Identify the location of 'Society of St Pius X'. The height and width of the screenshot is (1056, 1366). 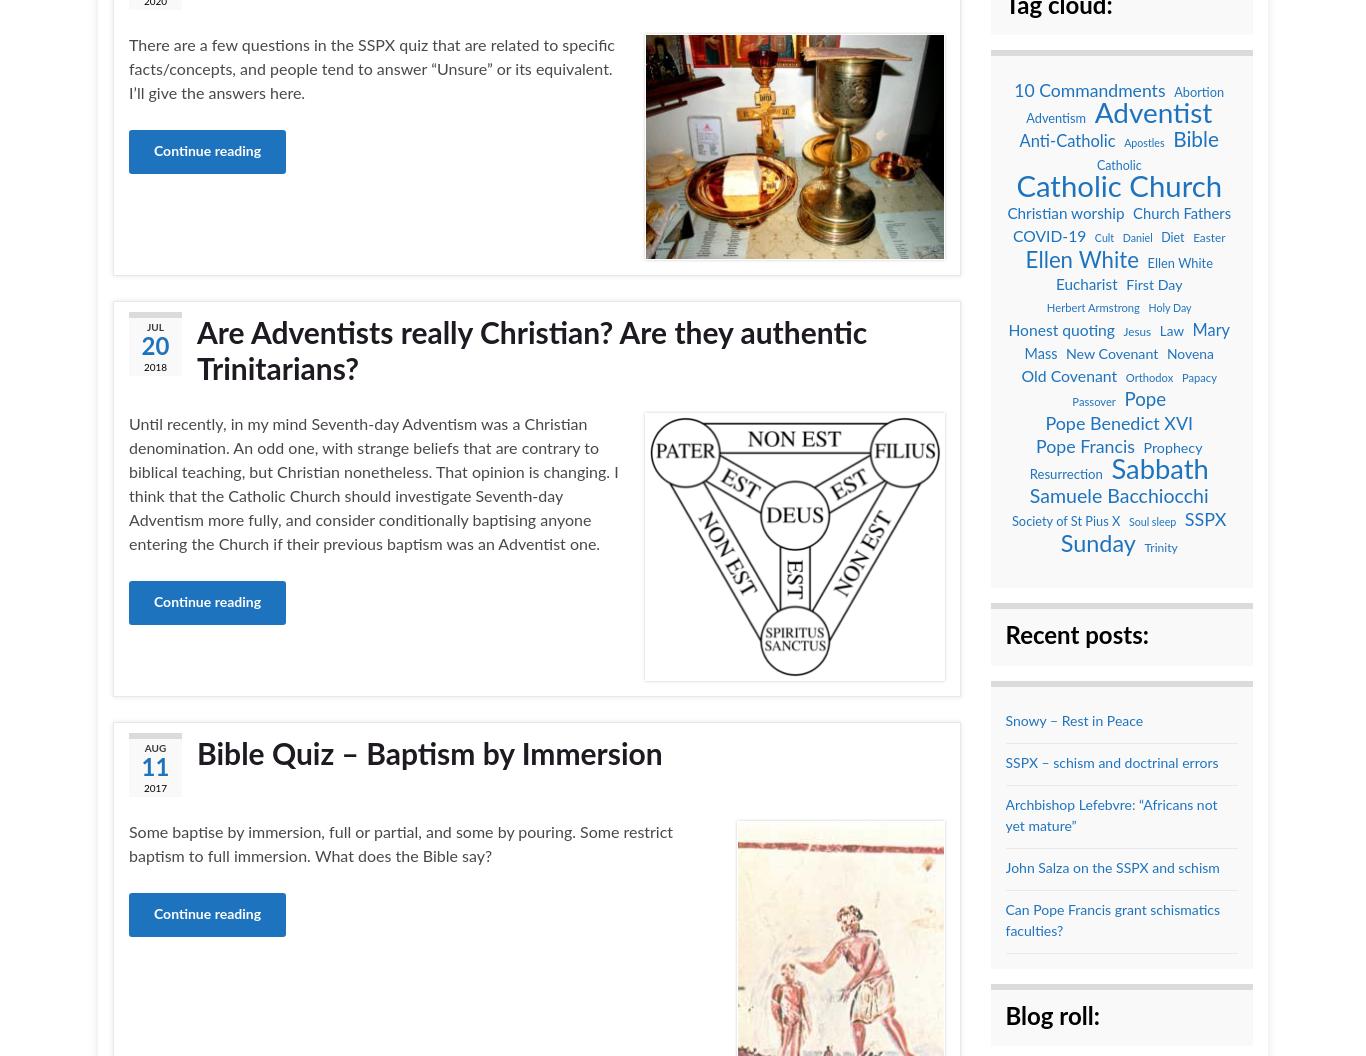
(1065, 520).